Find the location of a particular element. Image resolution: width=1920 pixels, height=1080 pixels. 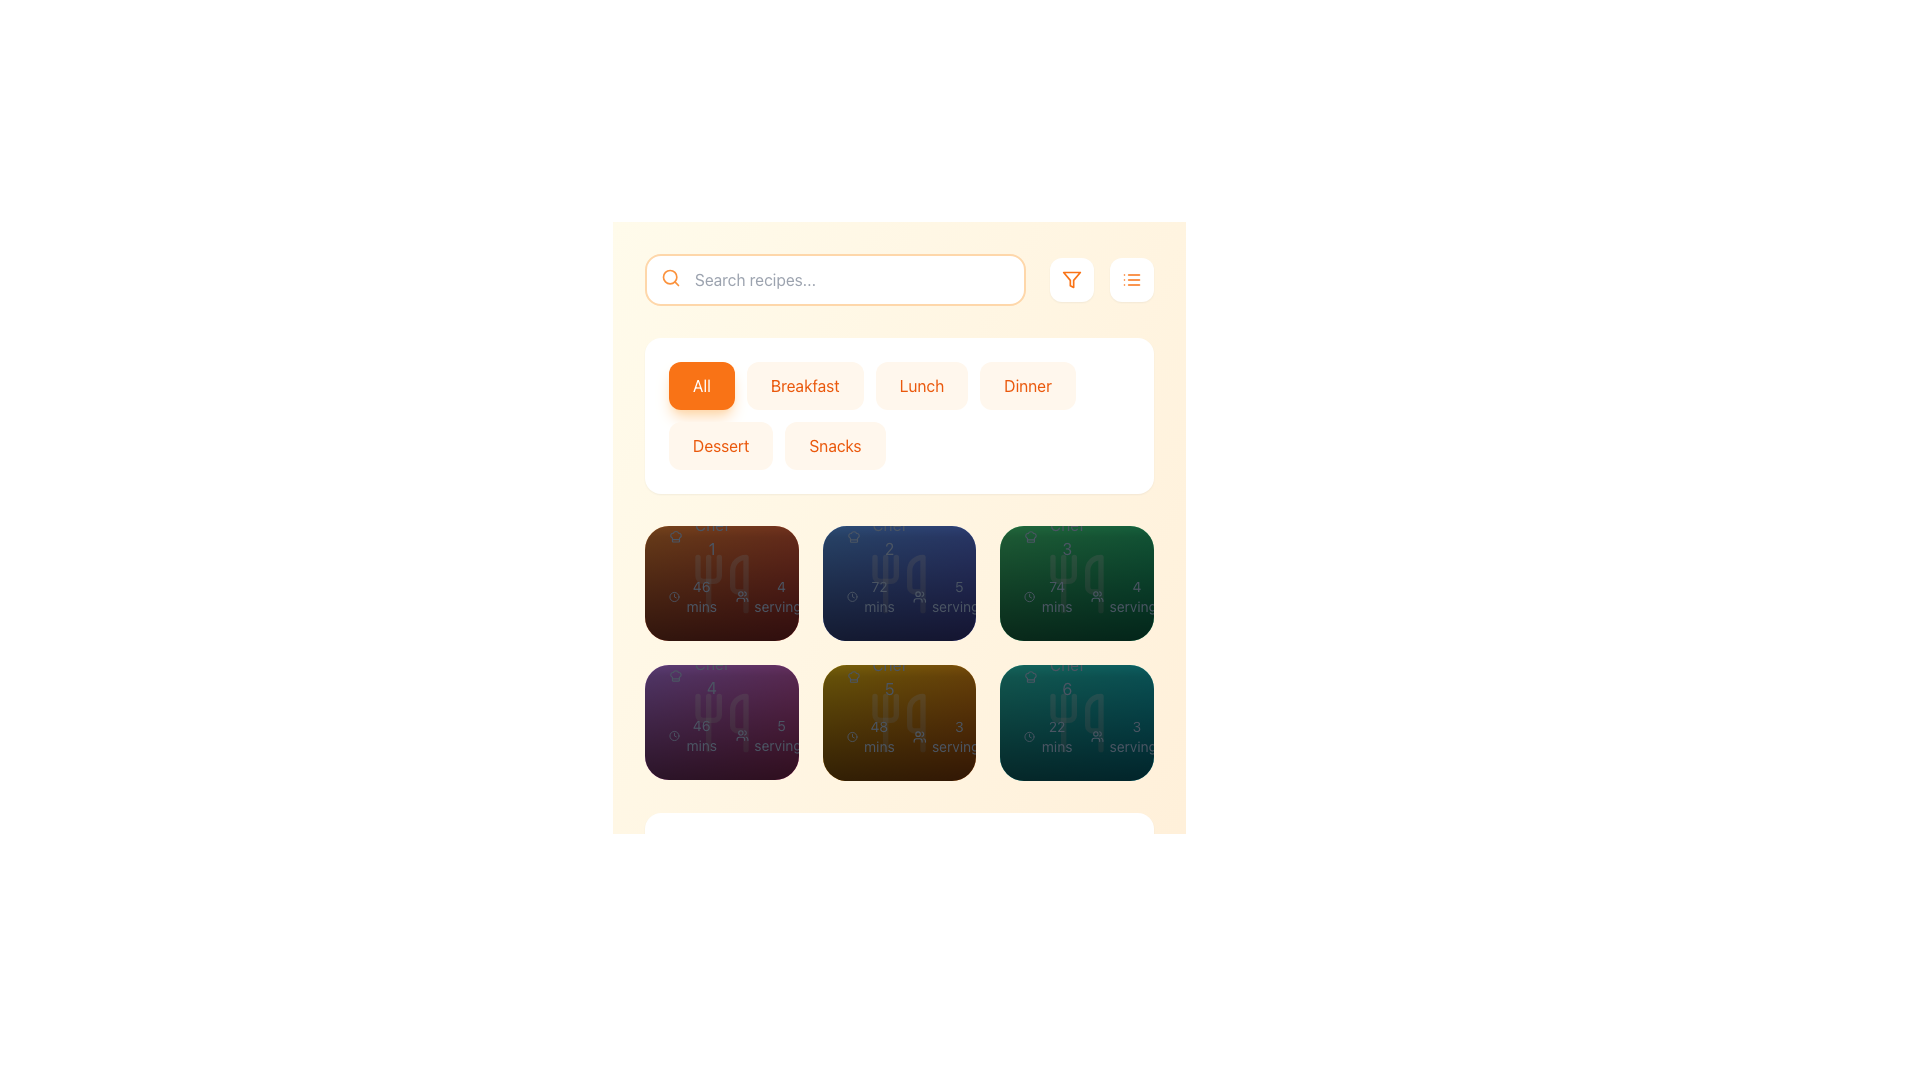

the 'Chef' icon, which serves as a visual indicator for cooking-related content, located to the left of the text 'Chef 1' is located at coordinates (676, 536).